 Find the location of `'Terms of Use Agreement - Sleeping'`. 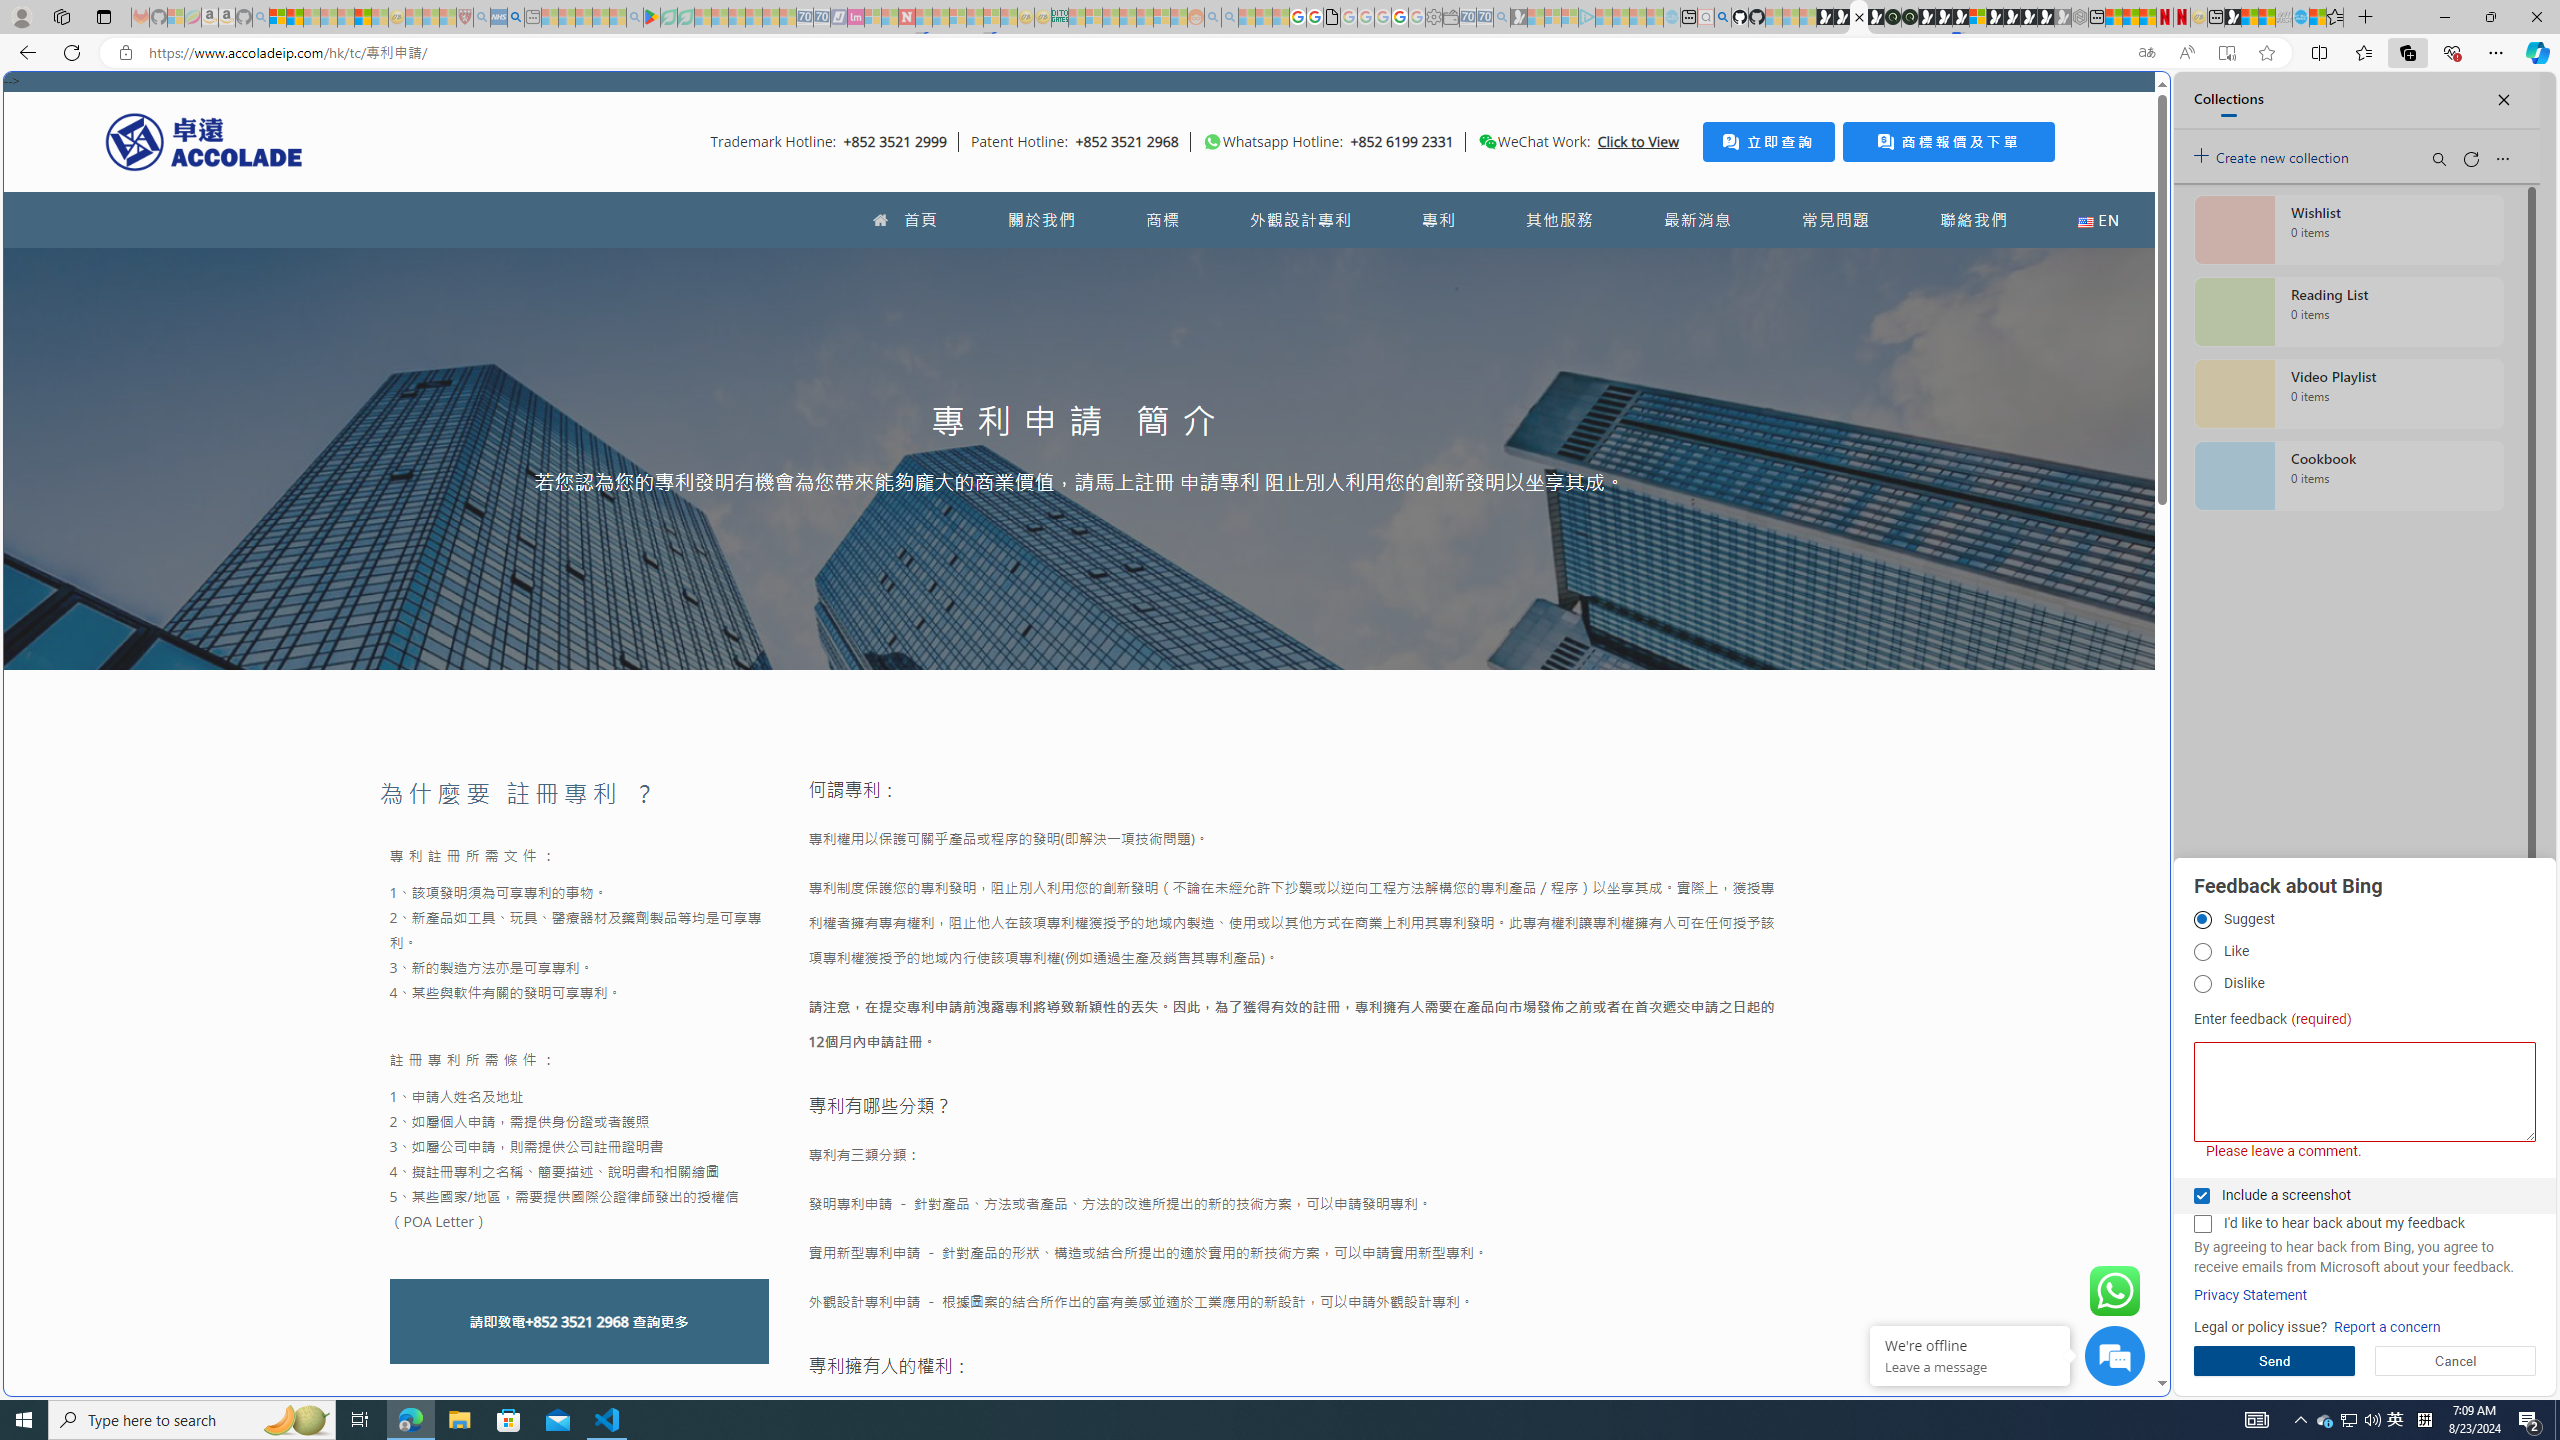

'Terms of Use Agreement - Sleeping' is located at coordinates (668, 16).